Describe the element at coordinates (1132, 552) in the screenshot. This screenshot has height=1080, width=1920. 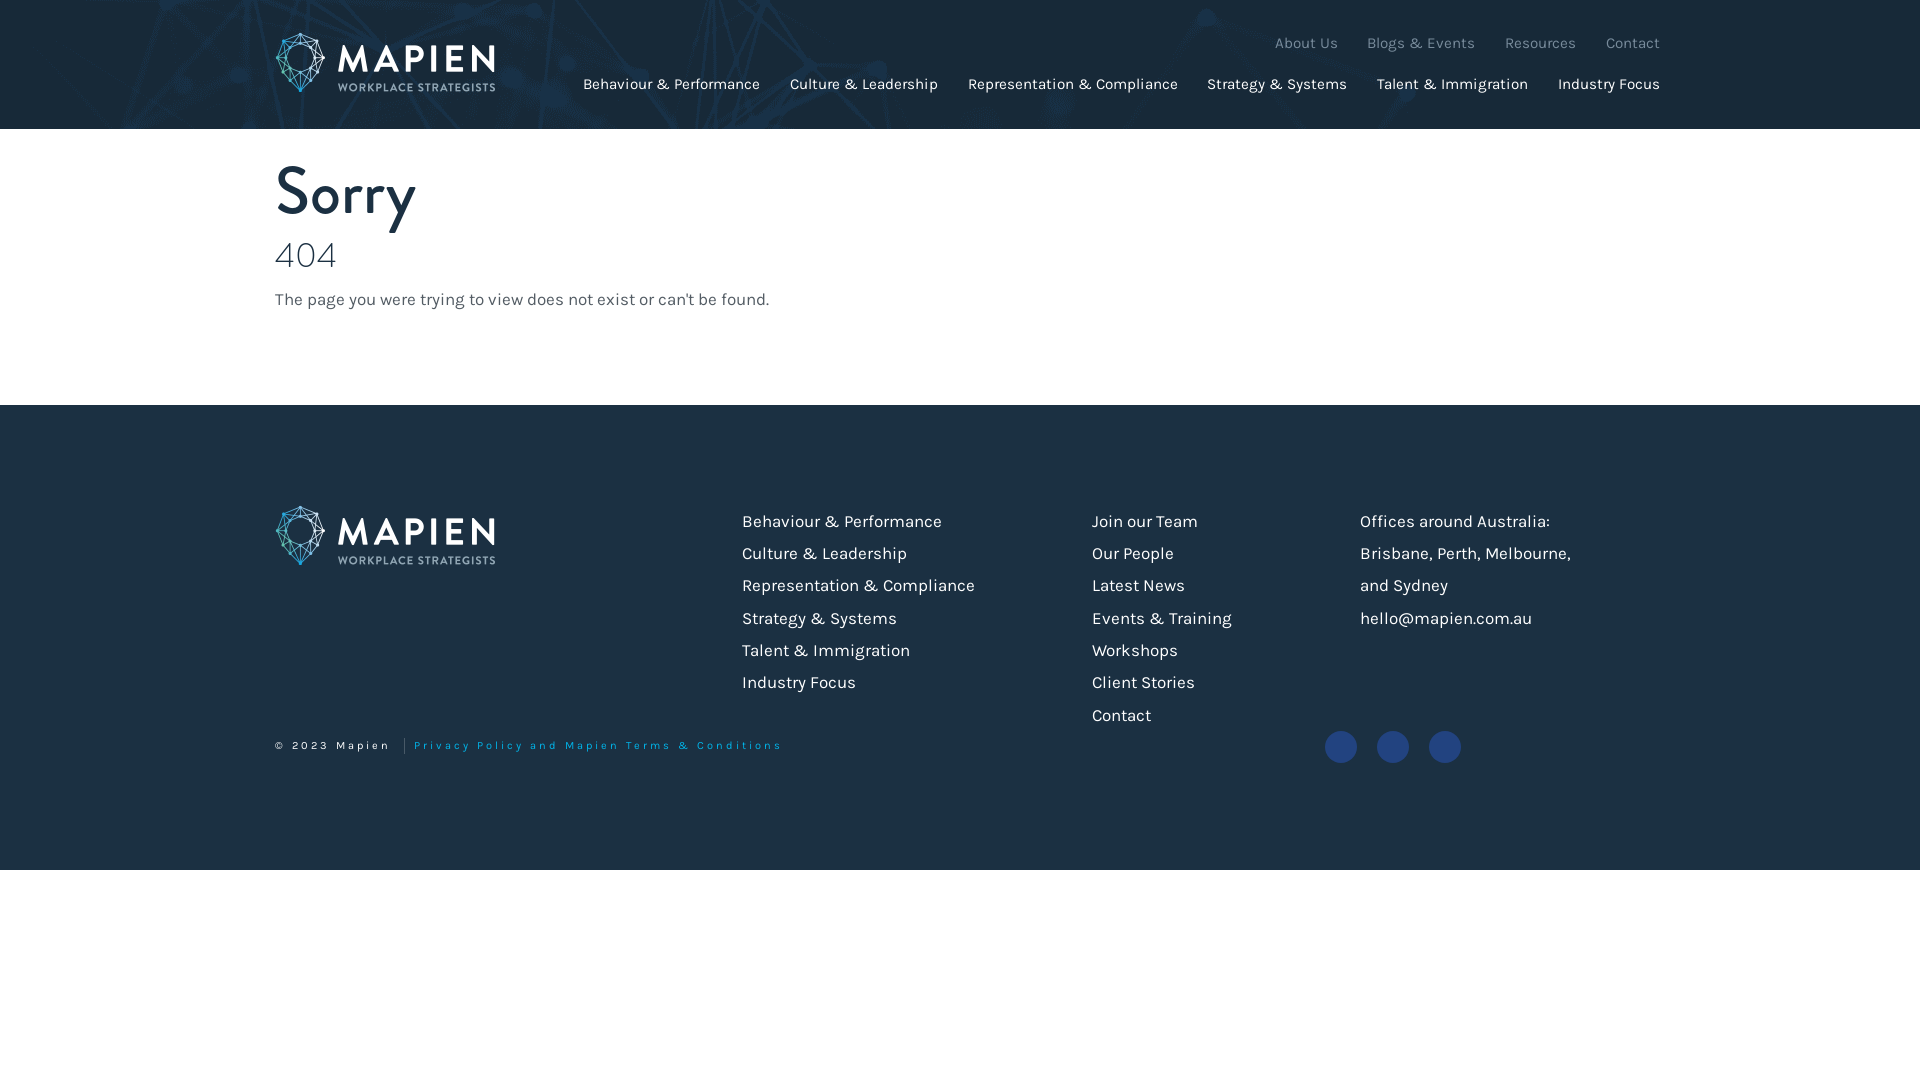
I see `'Our People'` at that location.